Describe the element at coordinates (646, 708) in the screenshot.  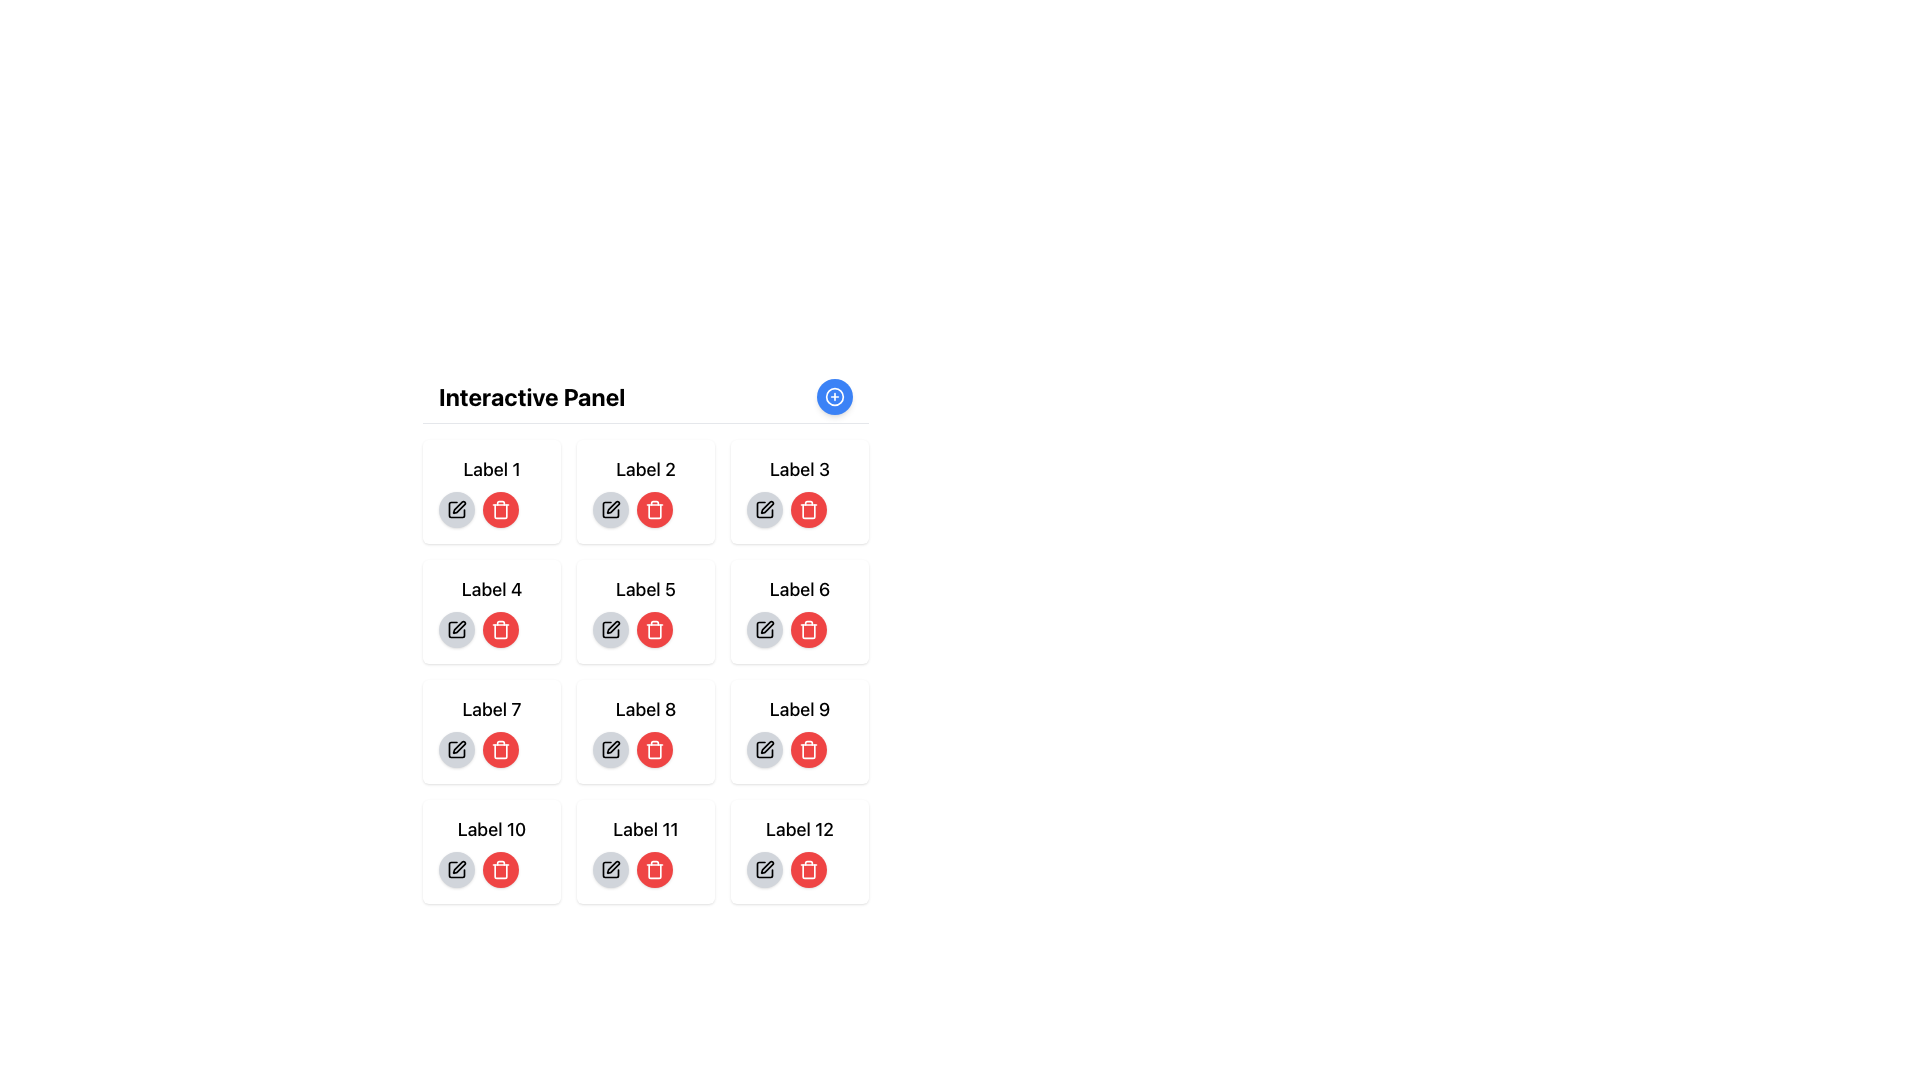
I see `the text label displaying 'Label 8', which is styled in medium bold font and is located in the third row and second column of a grid layout` at that location.